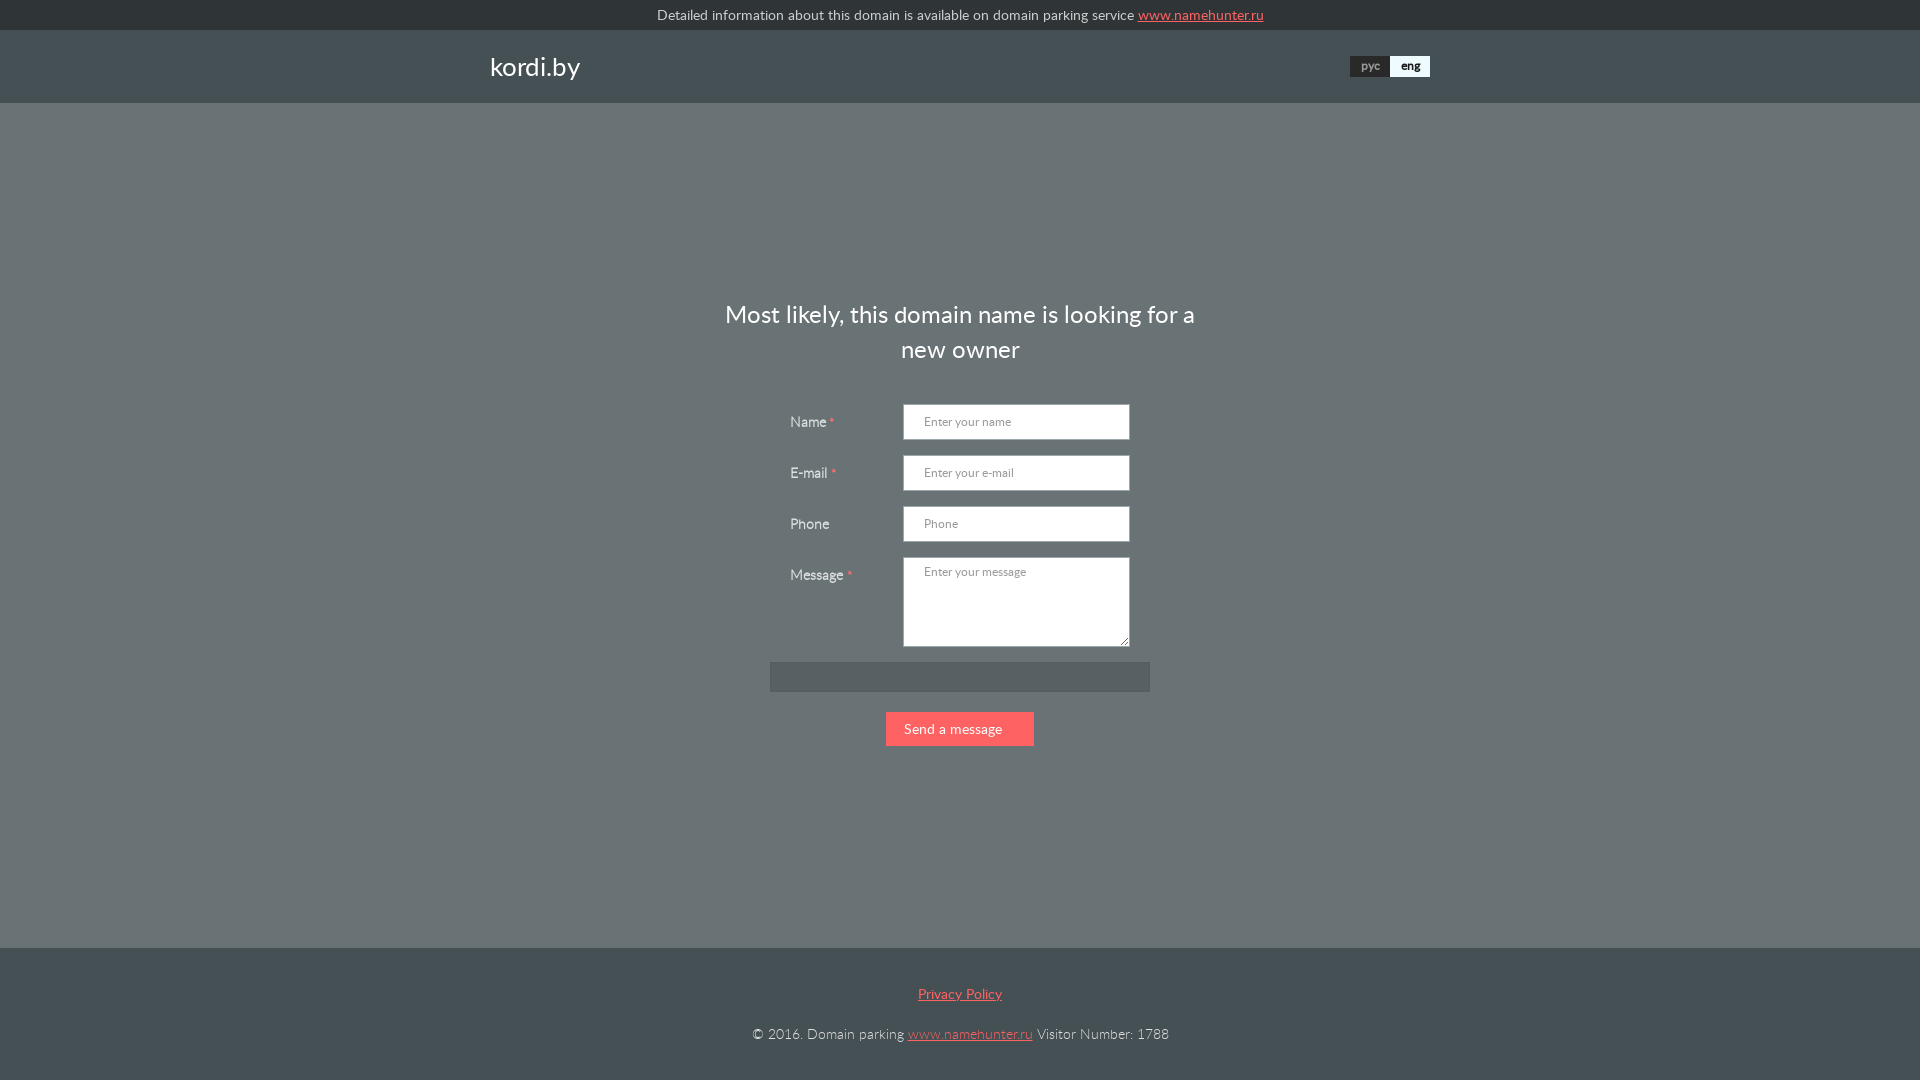  I want to click on 'Send a message', so click(885, 729).